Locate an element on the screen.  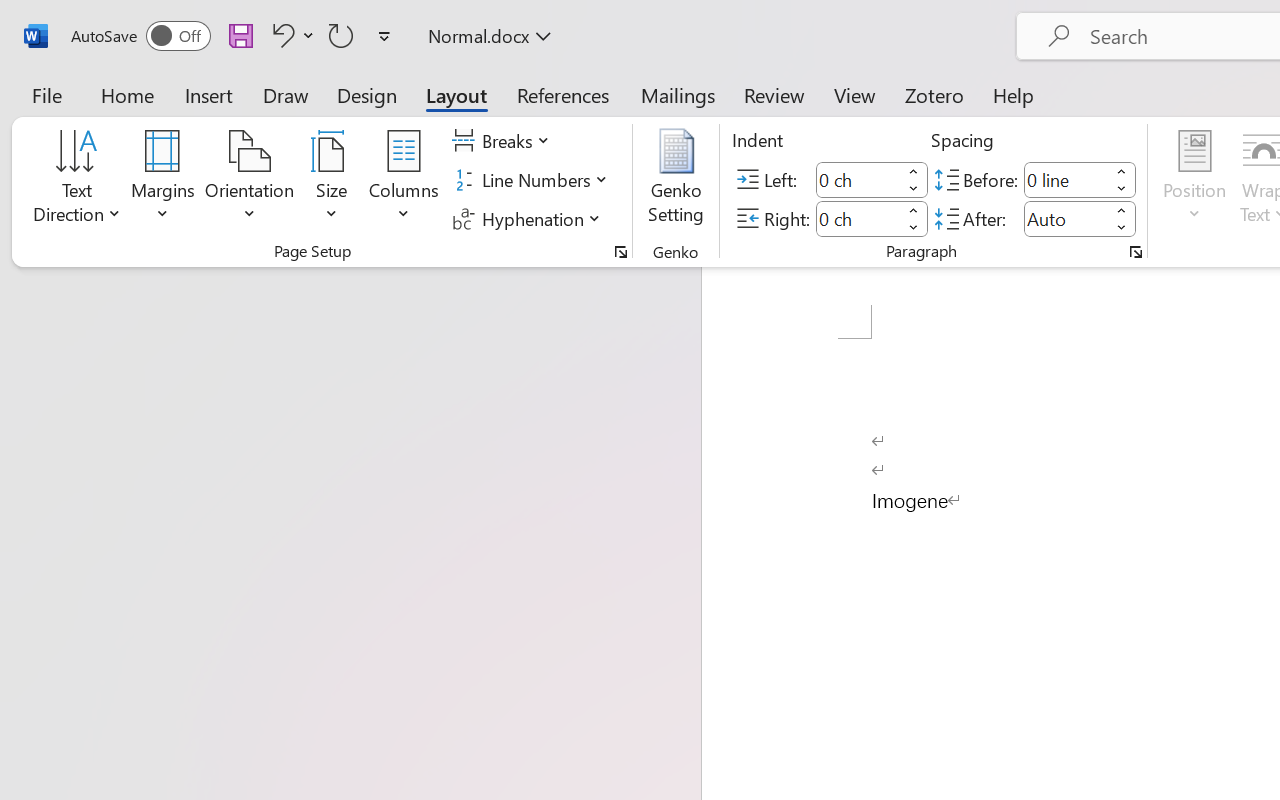
'Genko Setting...' is located at coordinates (676, 179).